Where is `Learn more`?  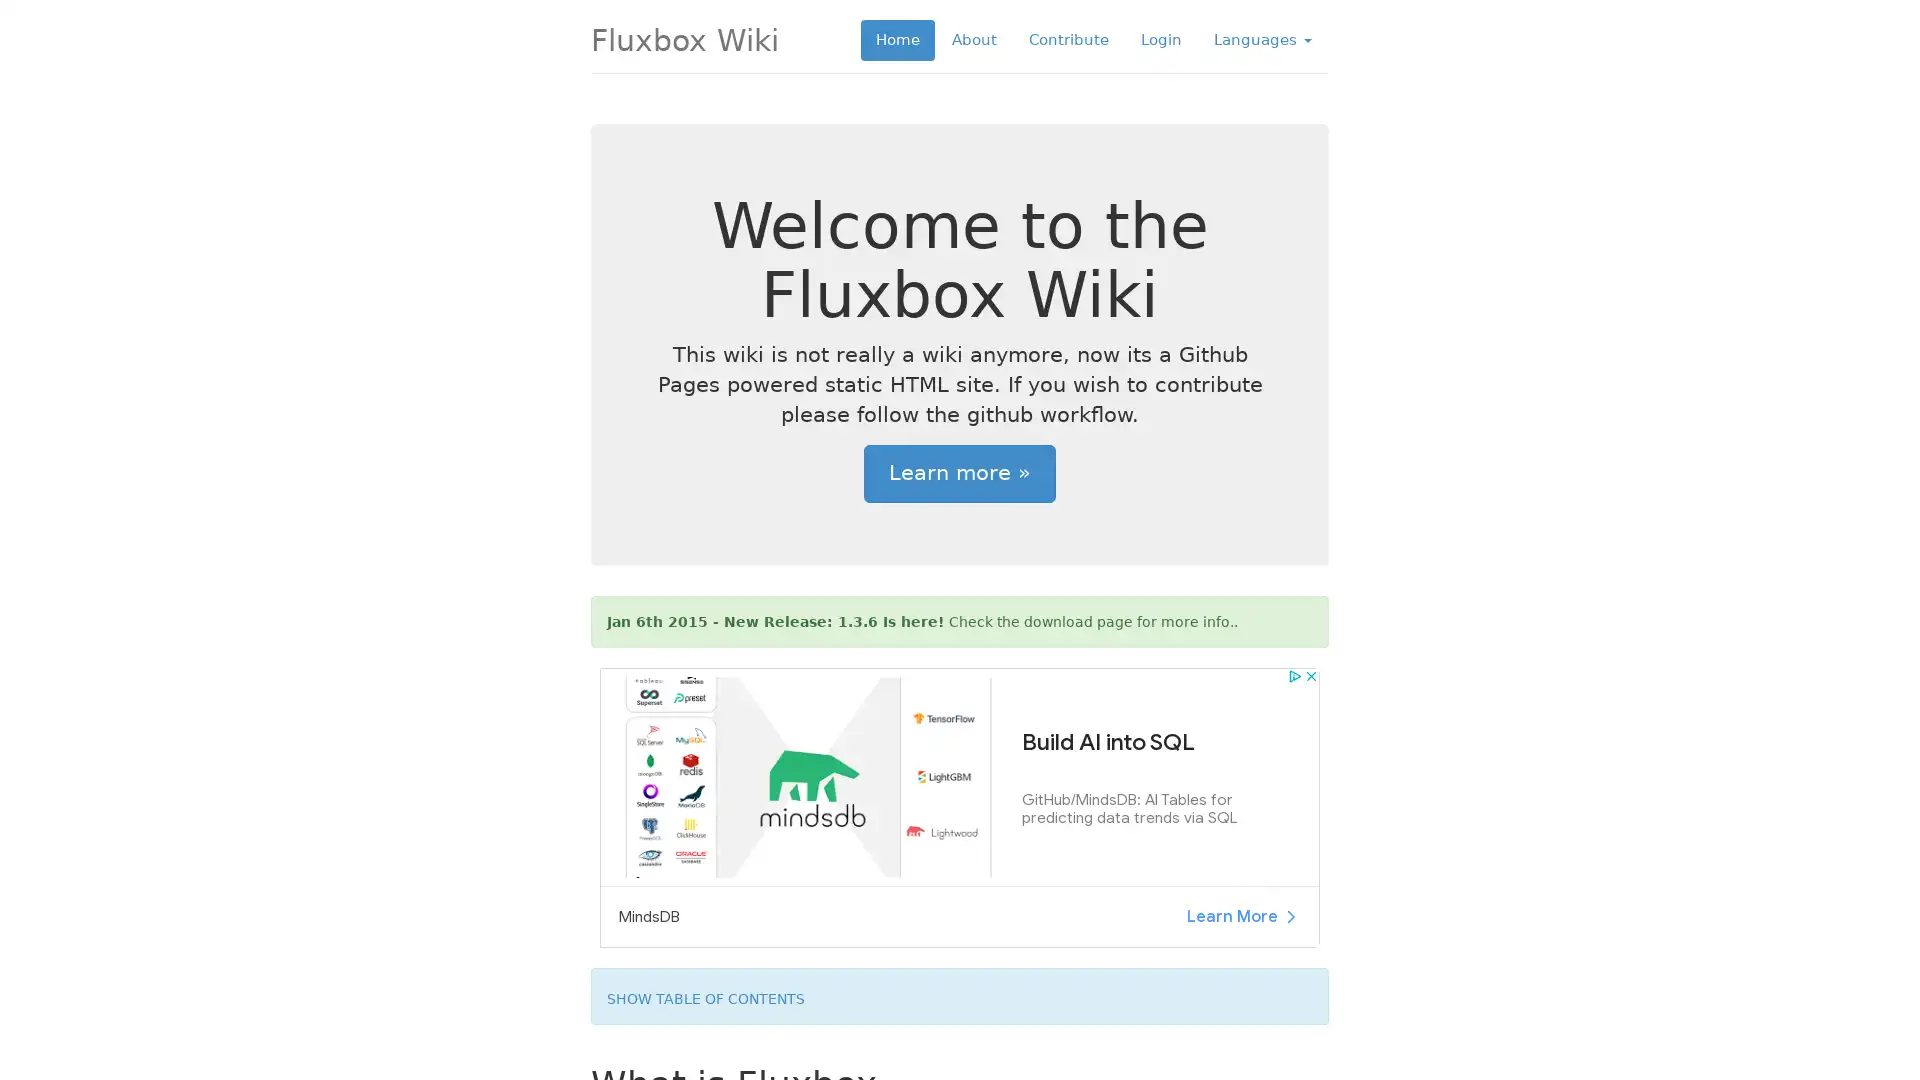
Learn more is located at coordinates (960, 474).